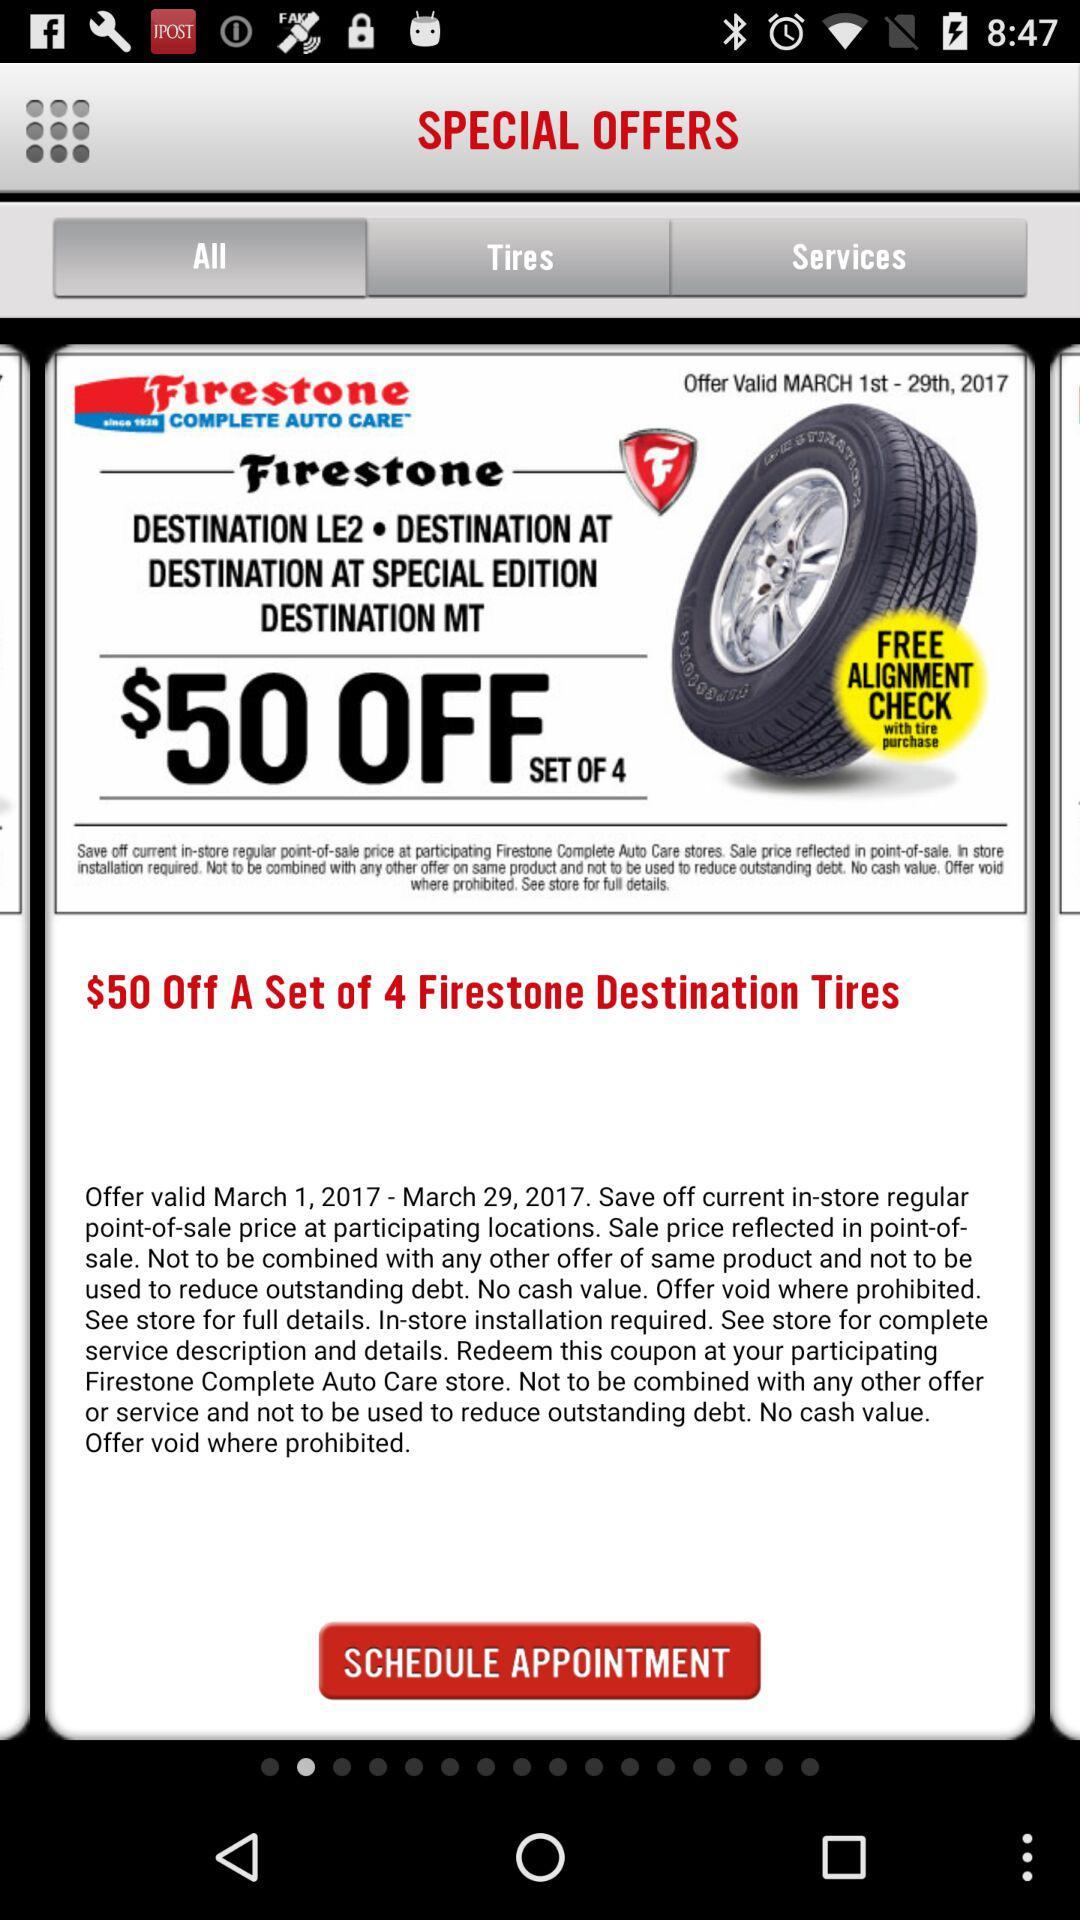 The height and width of the screenshot is (1920, 1080). What do you see at coordinates (540, 1660) in the screenshot?
I see `the schedule appointment` at bounding box center [540, 1660].